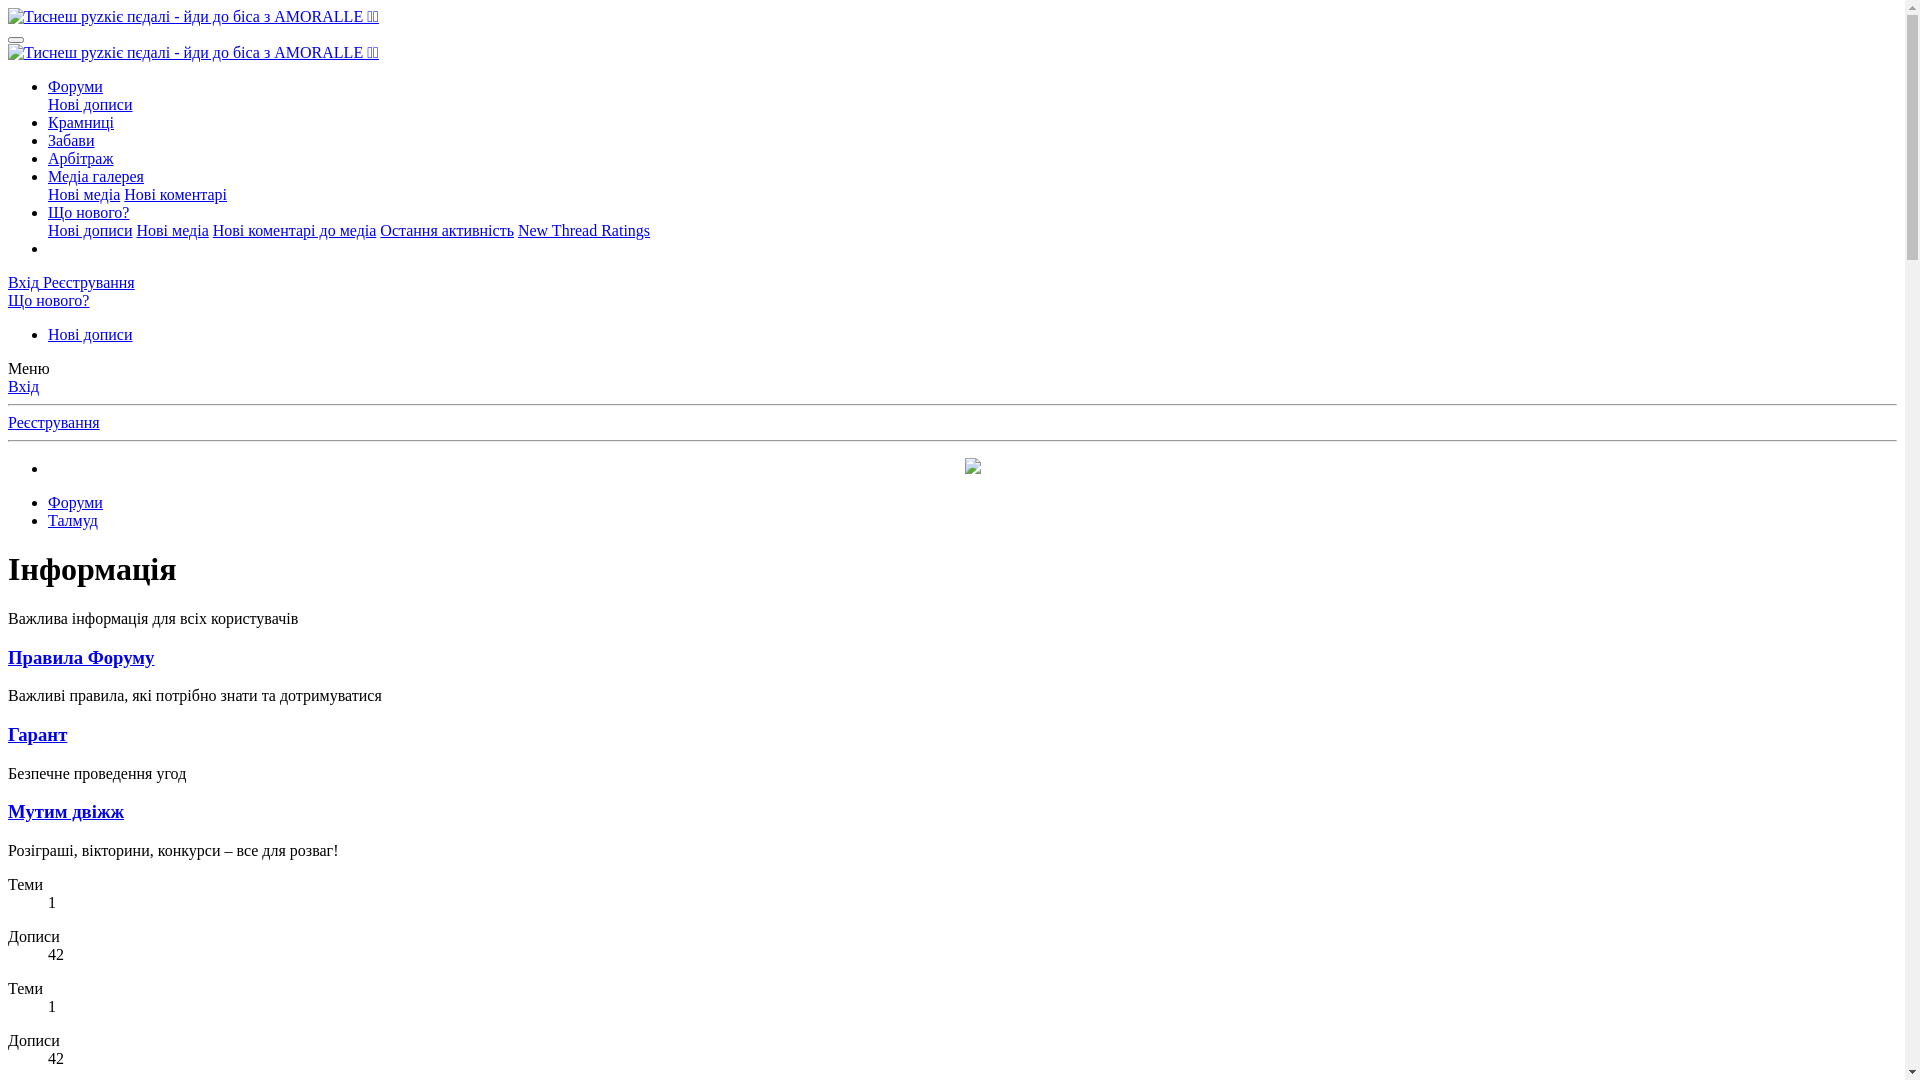  I want to click on 'New Thread Ratings', so click(518, 229).